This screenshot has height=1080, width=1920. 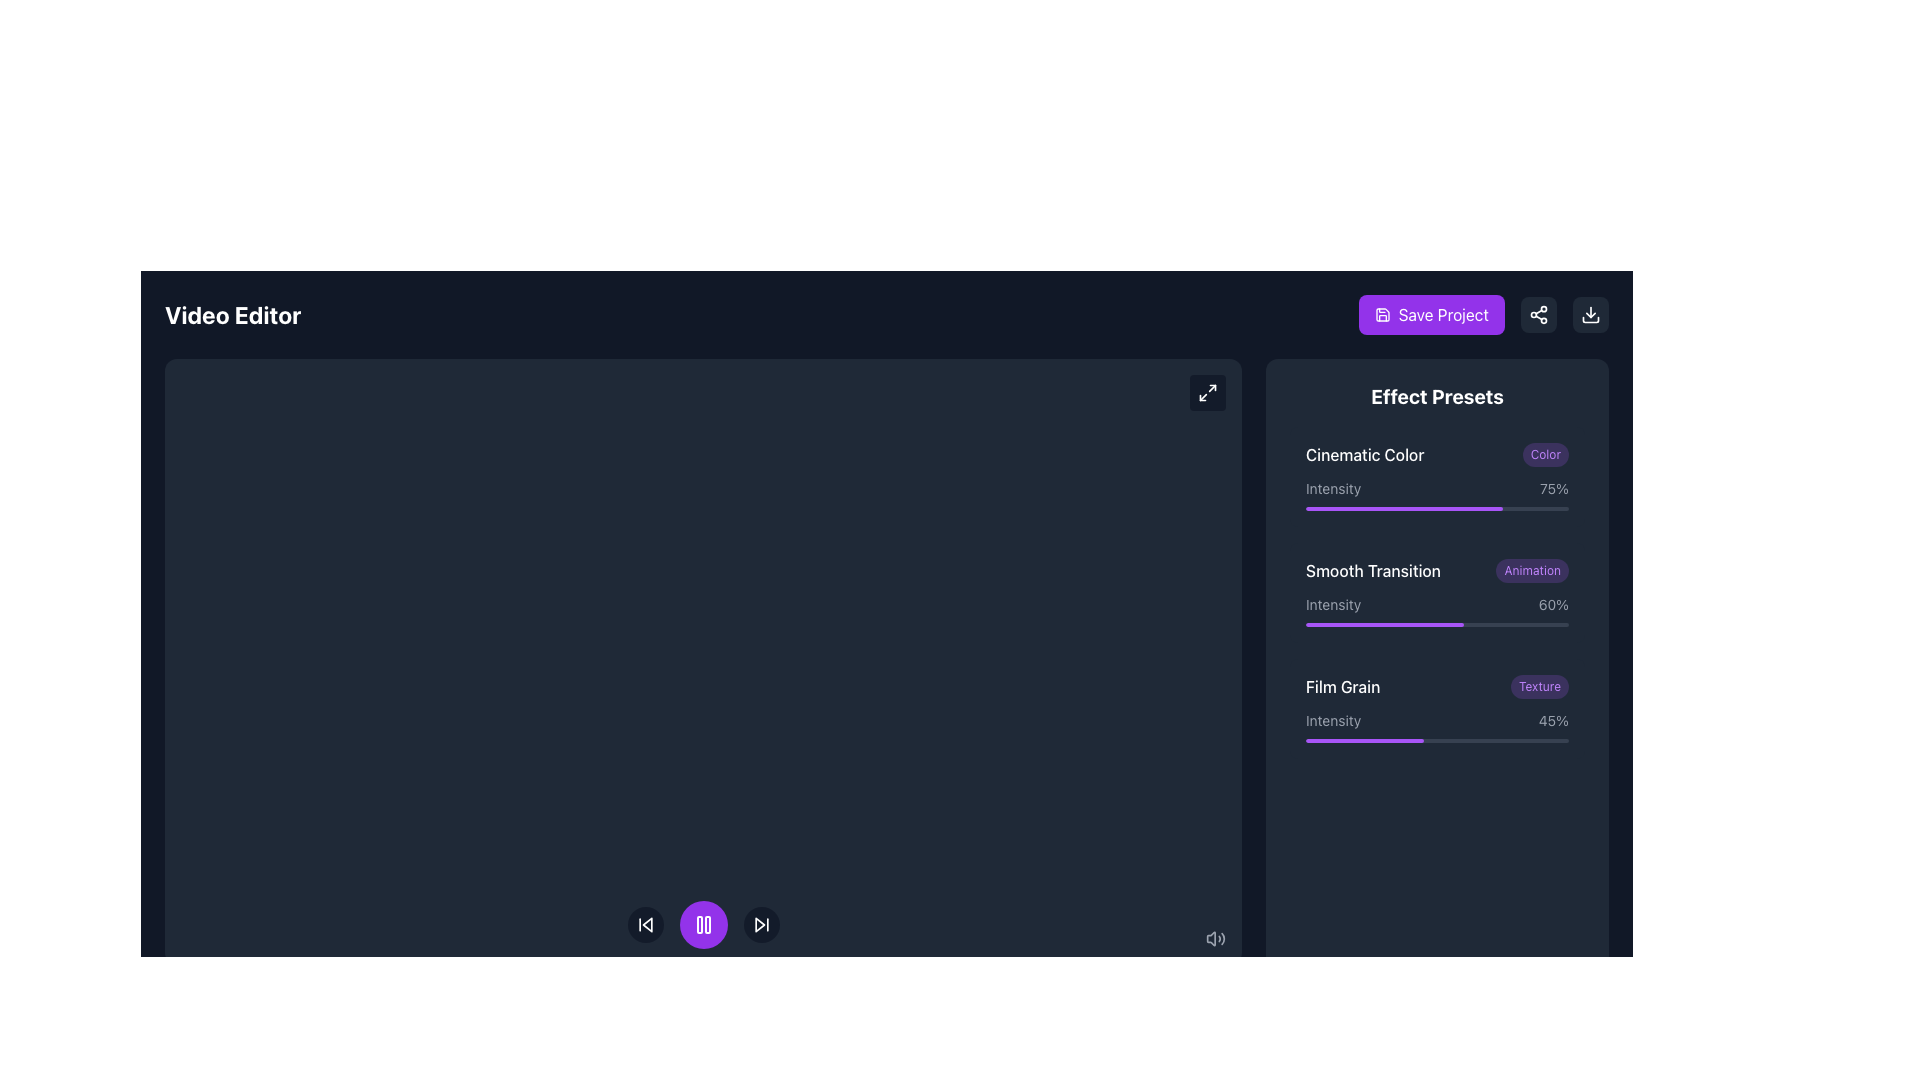 I want to click on the download icon button located at the top-right corner of the interface, so click(x=1589, y=315).